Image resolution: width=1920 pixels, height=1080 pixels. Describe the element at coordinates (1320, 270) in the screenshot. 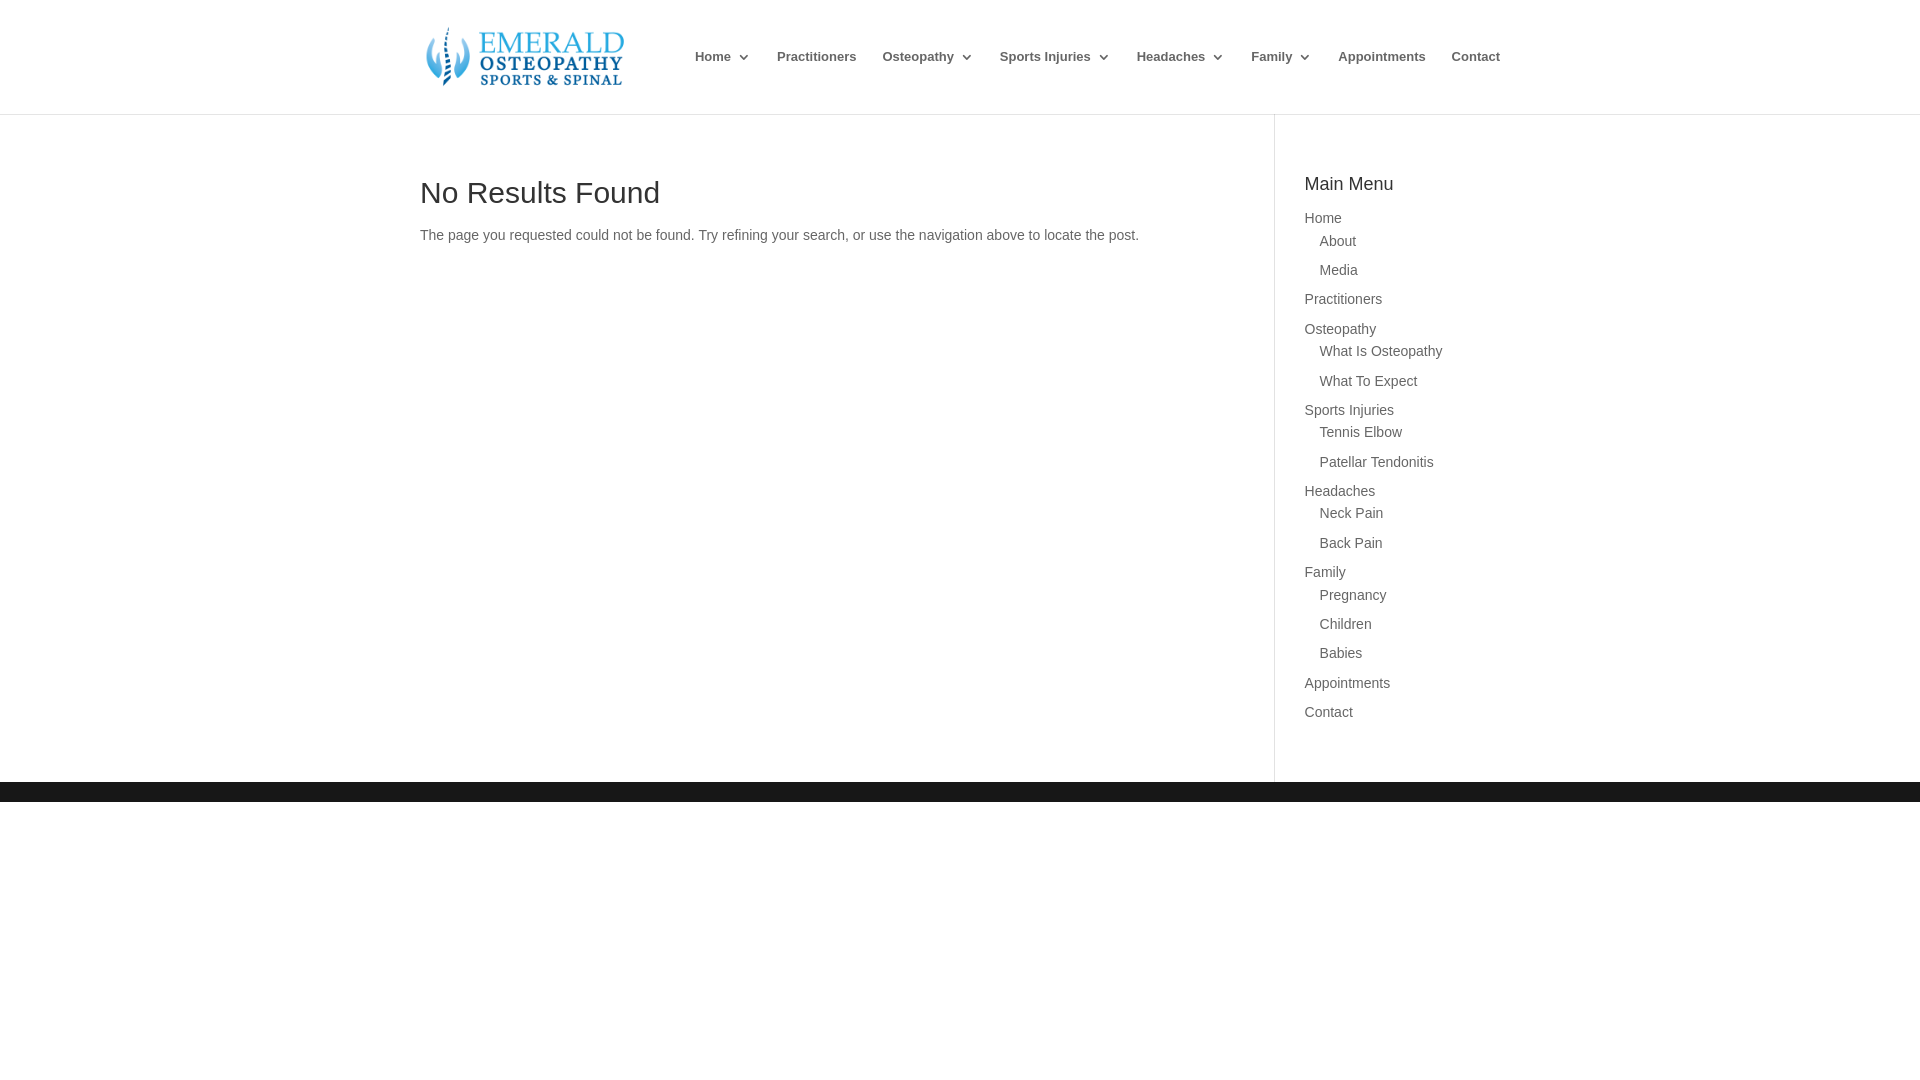

I see `'Media'` at that location.